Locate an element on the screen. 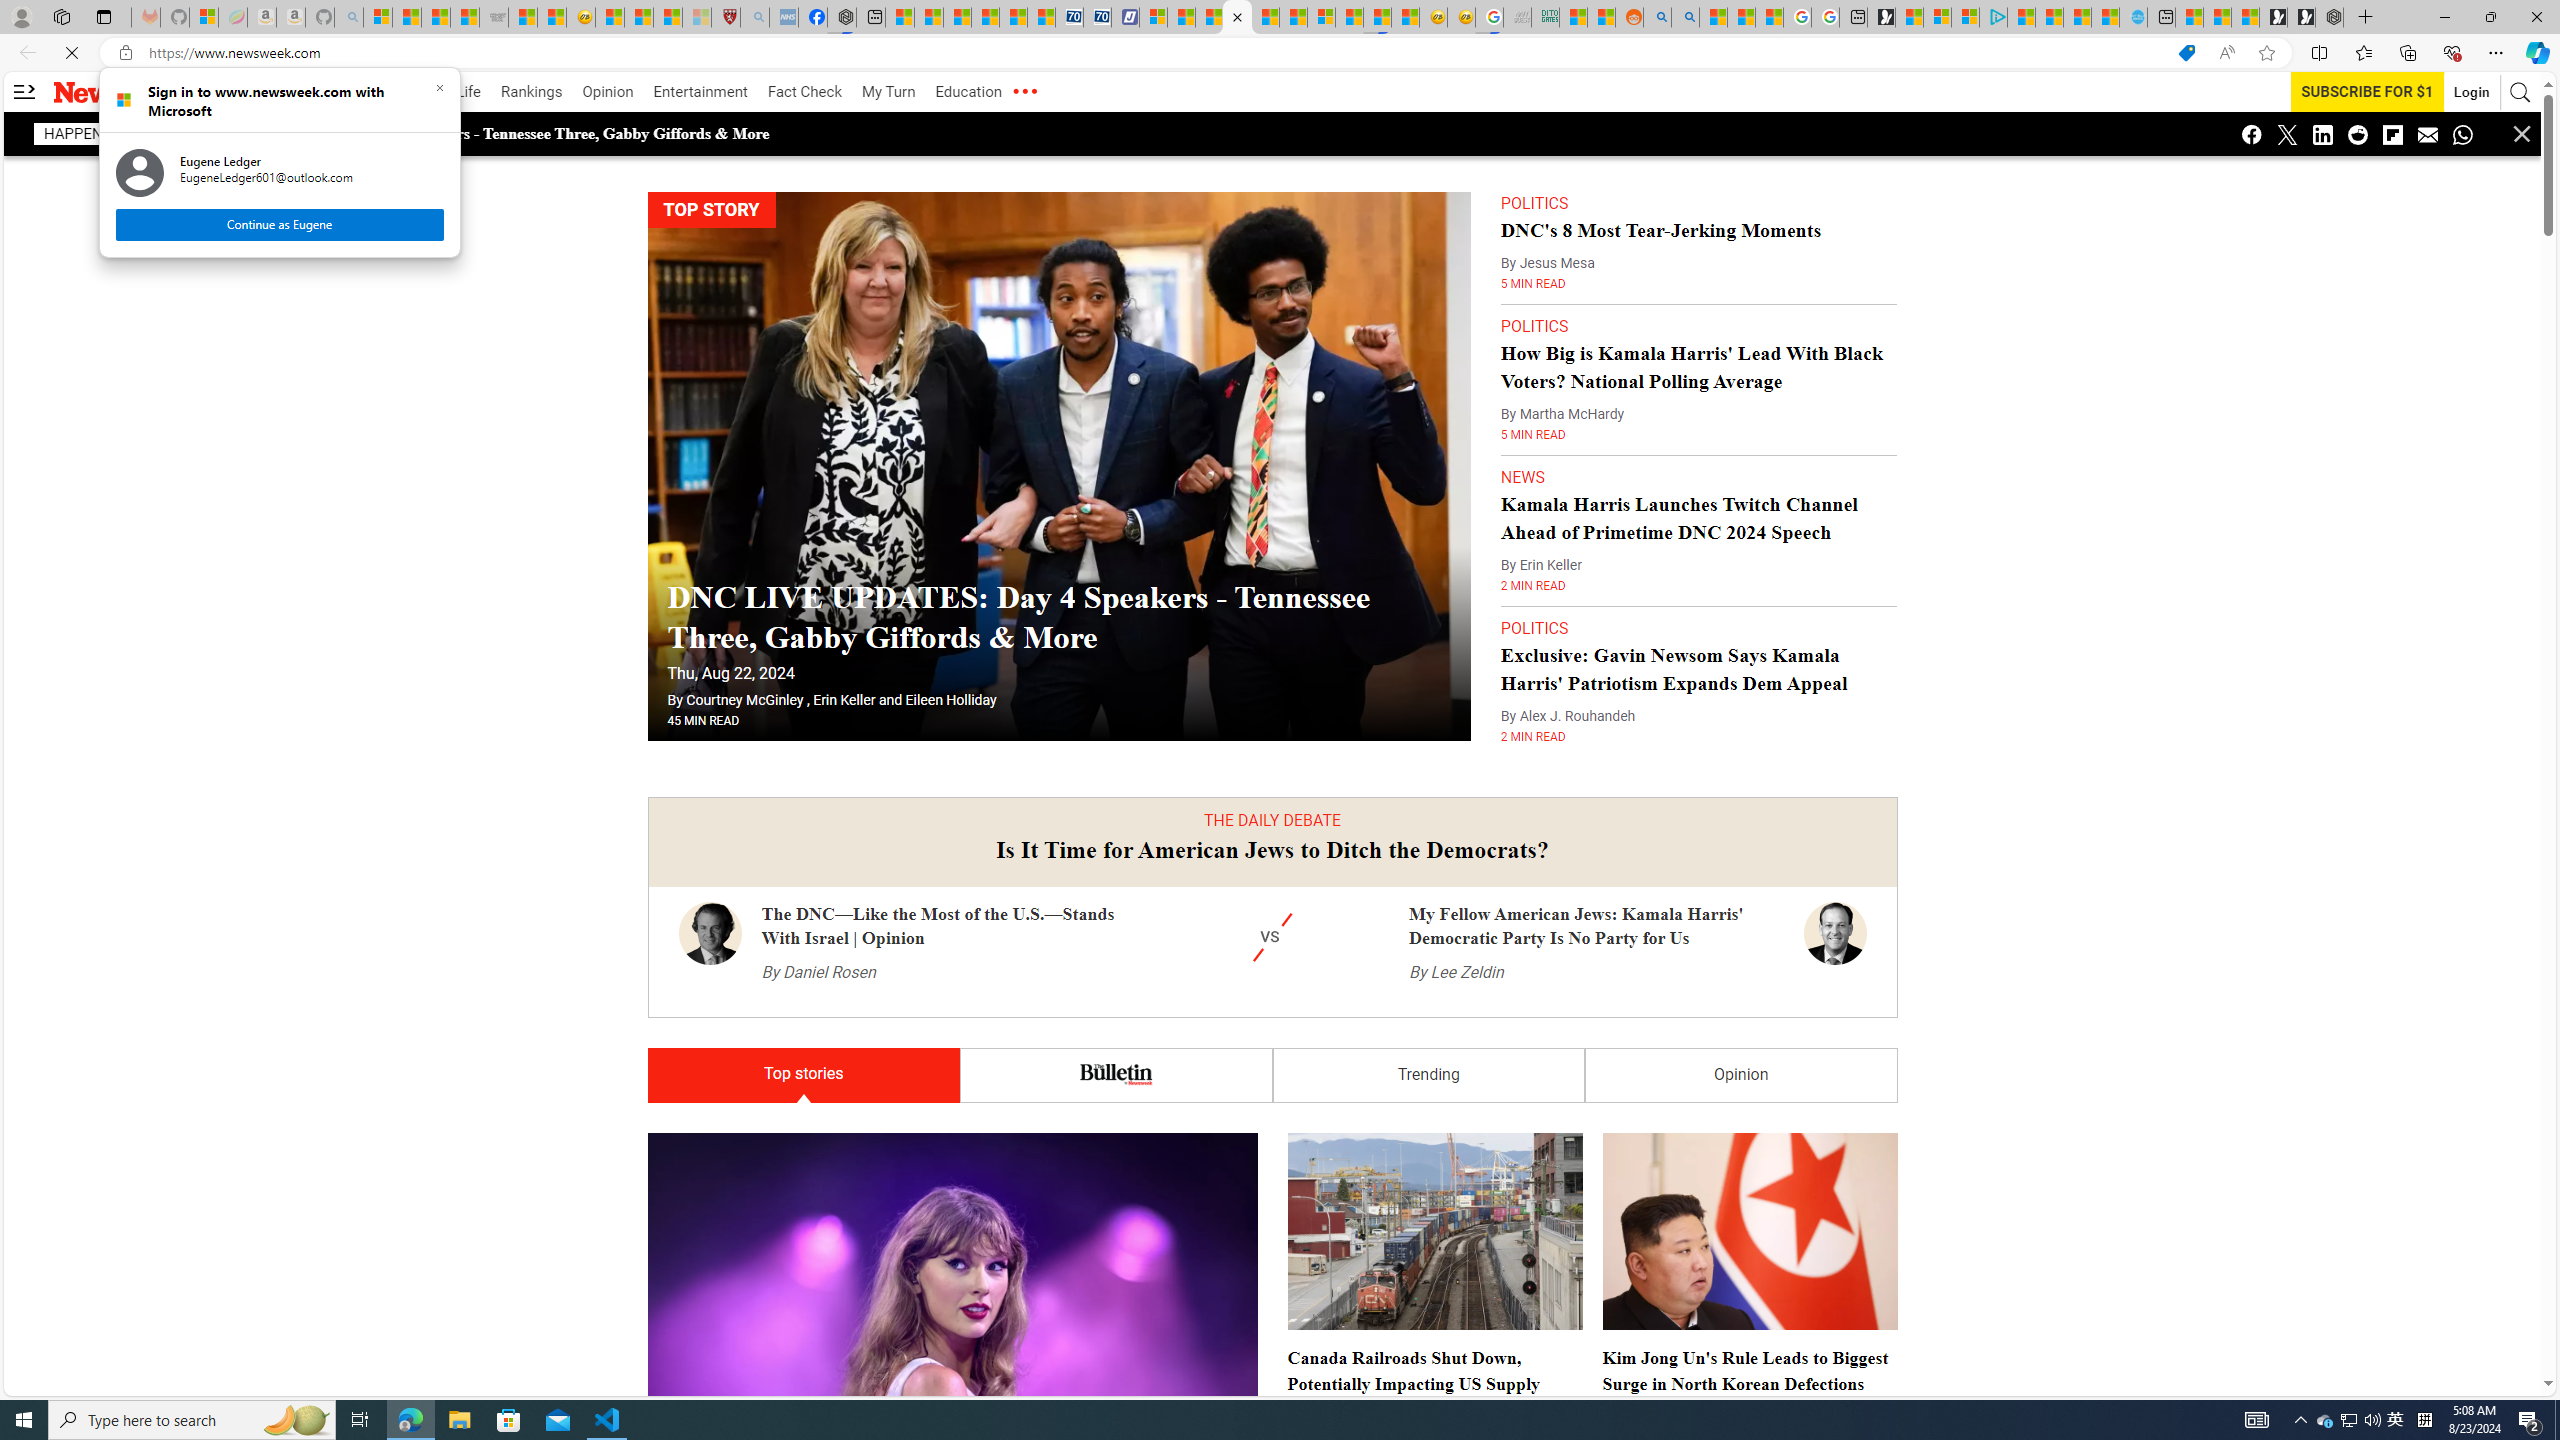 The image size is (2560, 1440). 'AutomationID: moreOptions' is located at coordinates (1023, 91).